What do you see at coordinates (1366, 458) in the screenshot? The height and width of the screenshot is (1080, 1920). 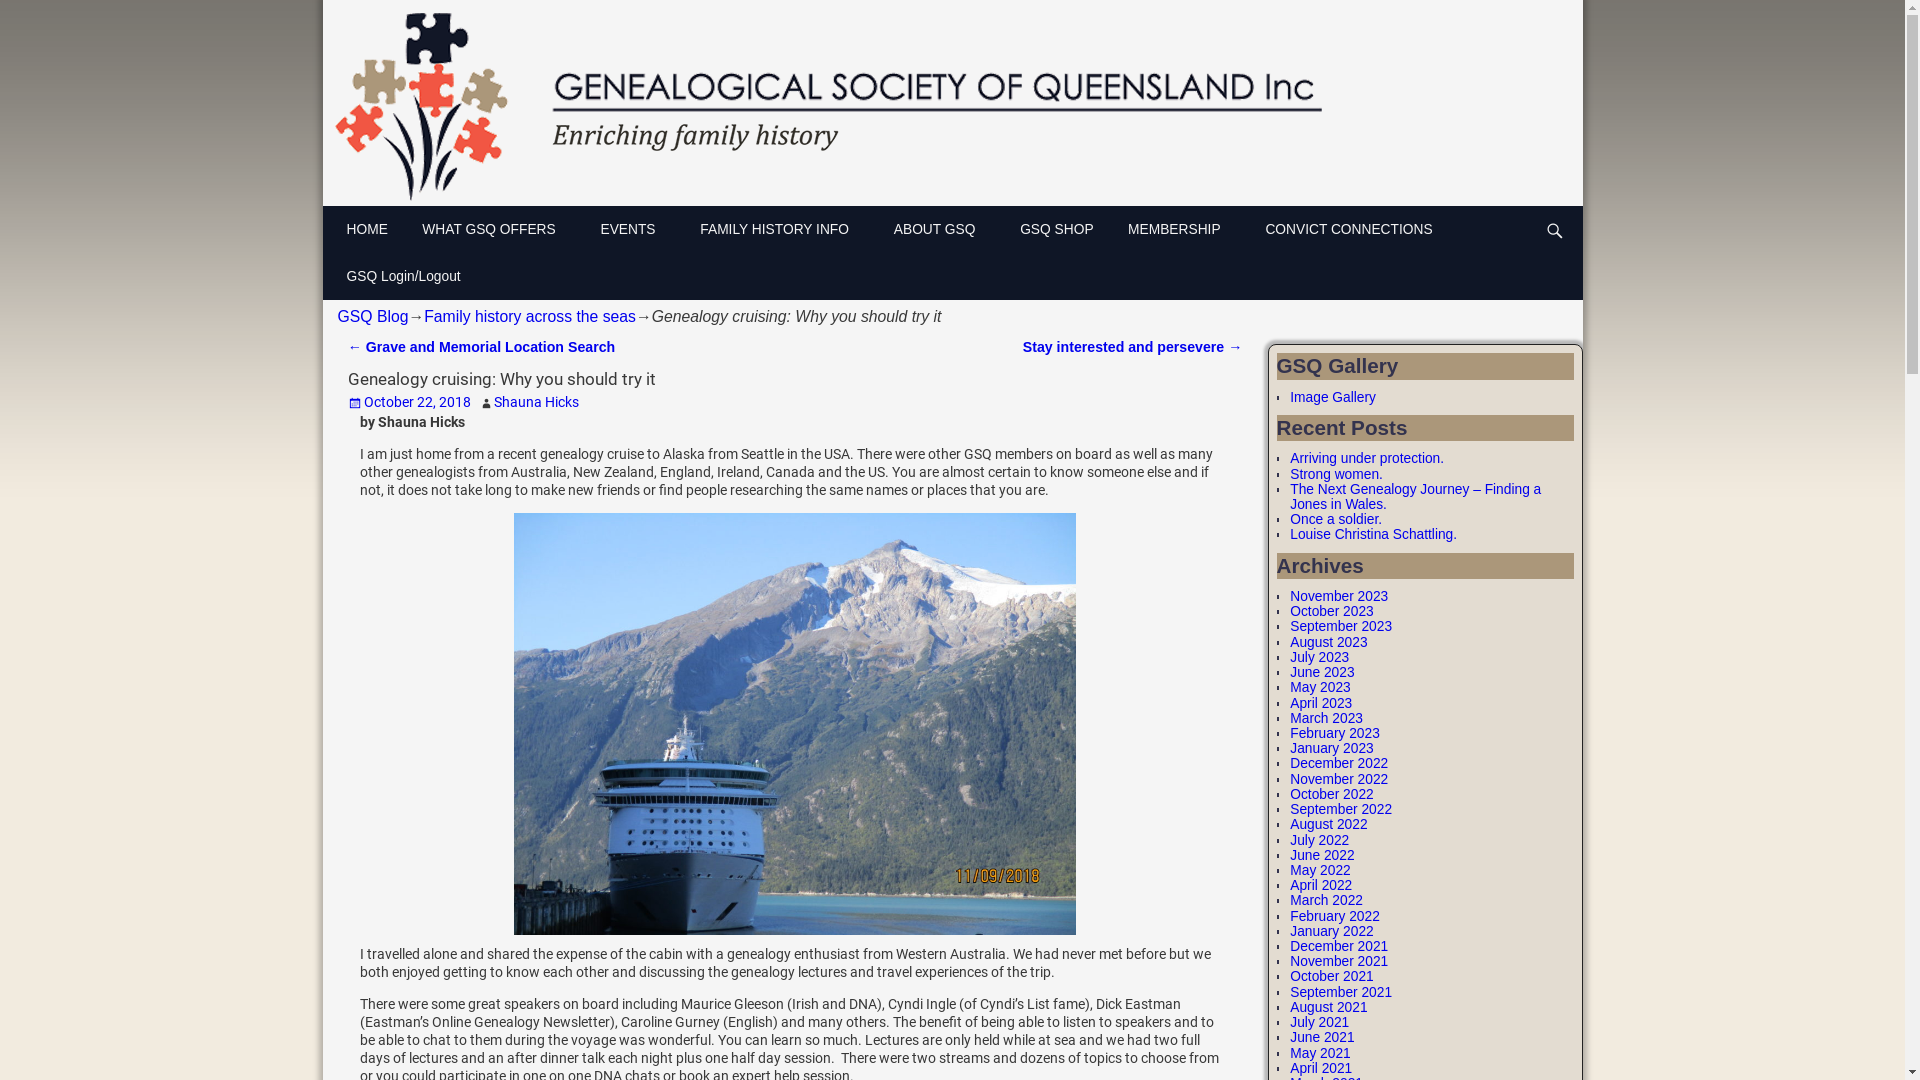 I see `'Arriving under protection.'` at bounding box center [1366, 458].